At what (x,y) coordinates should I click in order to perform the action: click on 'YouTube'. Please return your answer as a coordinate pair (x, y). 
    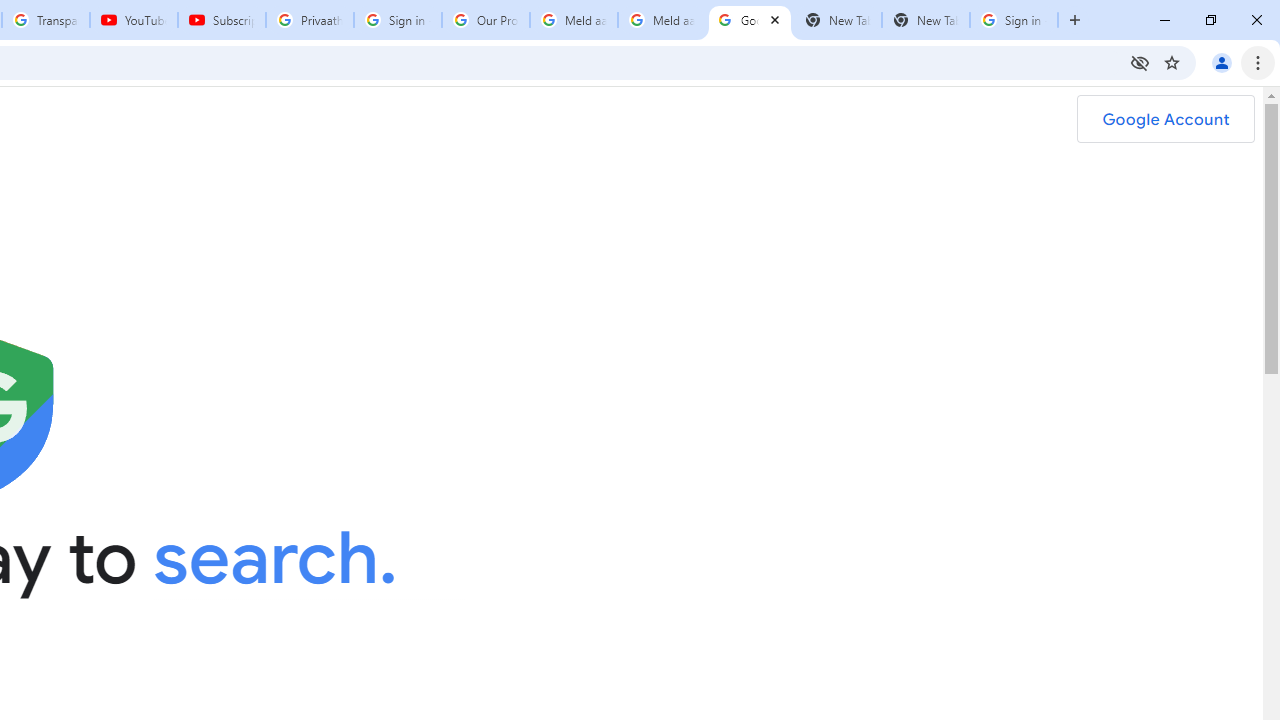
    Looking at the image, I should click on (132, 20).